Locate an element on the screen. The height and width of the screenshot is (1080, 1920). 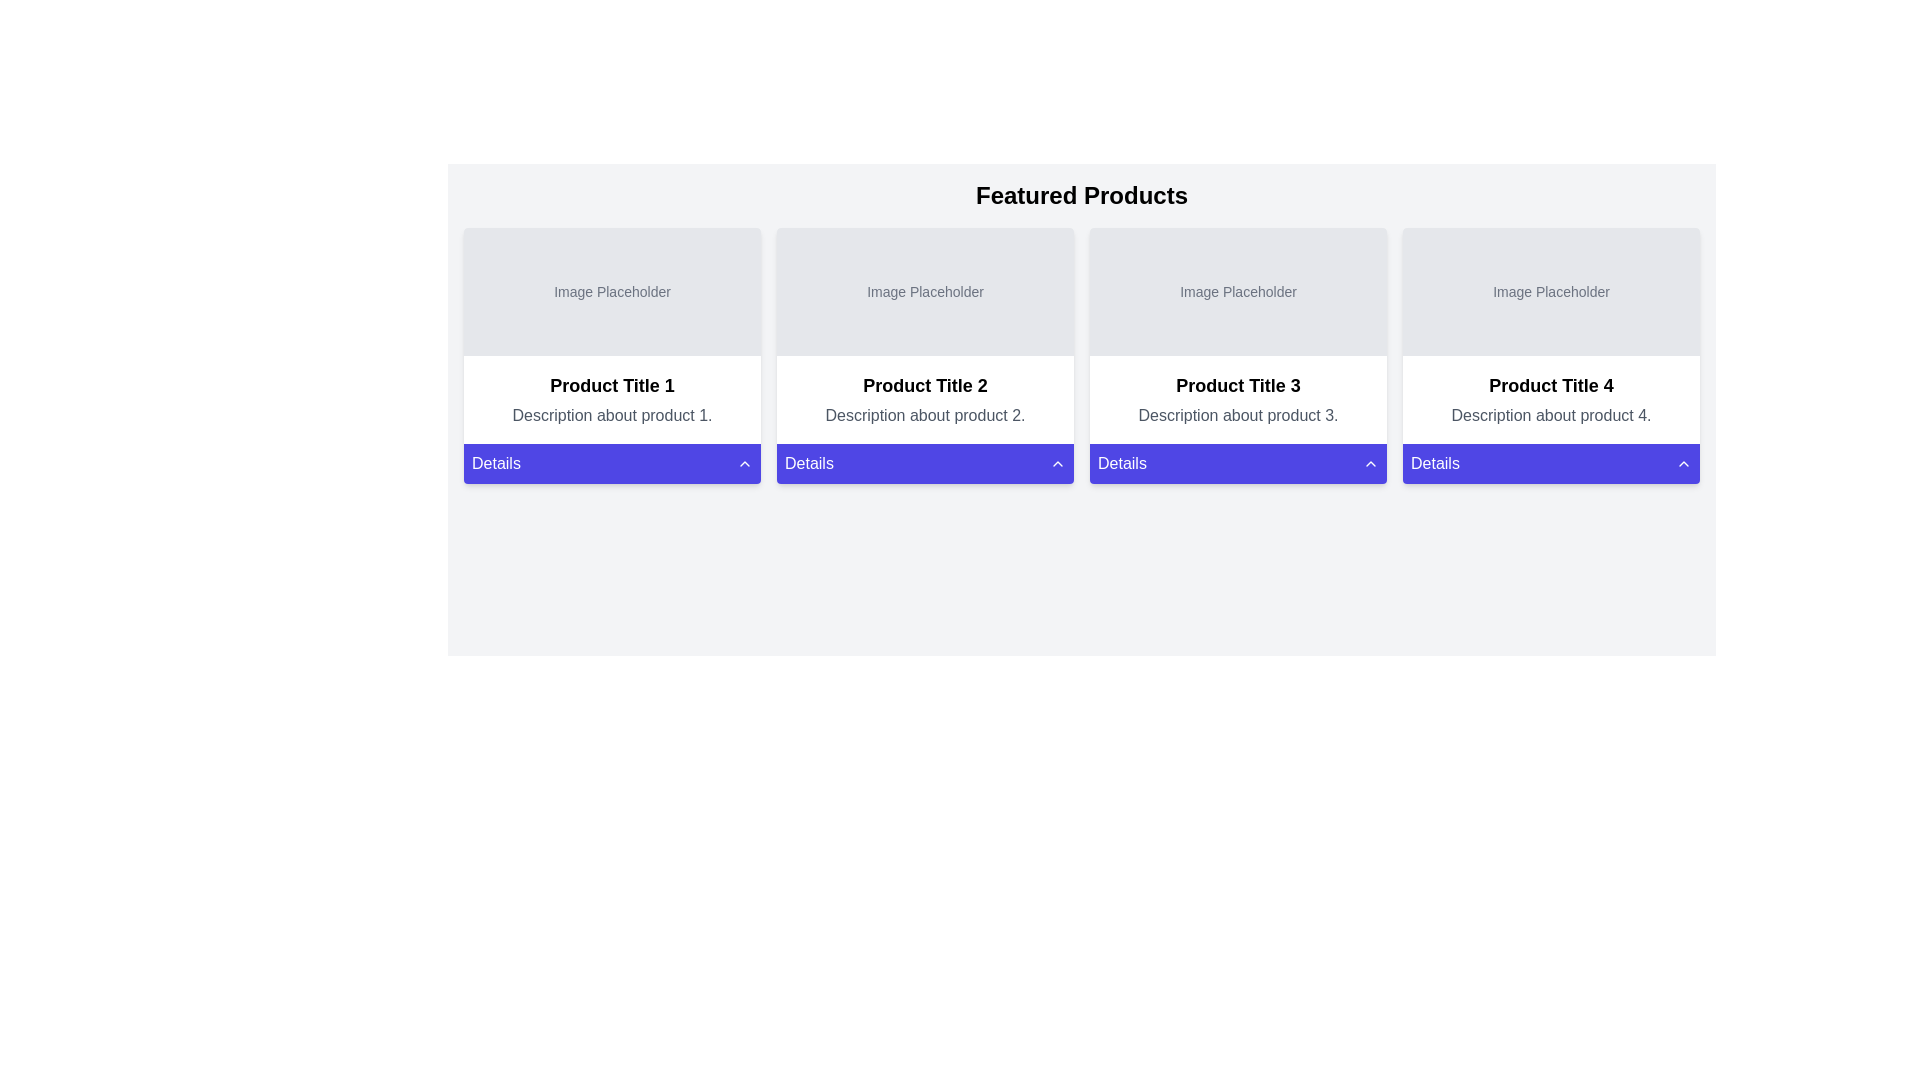
the 'Details' button located at the bottom section of the 'Product Title 2' card is located at coordinates (924, 463).